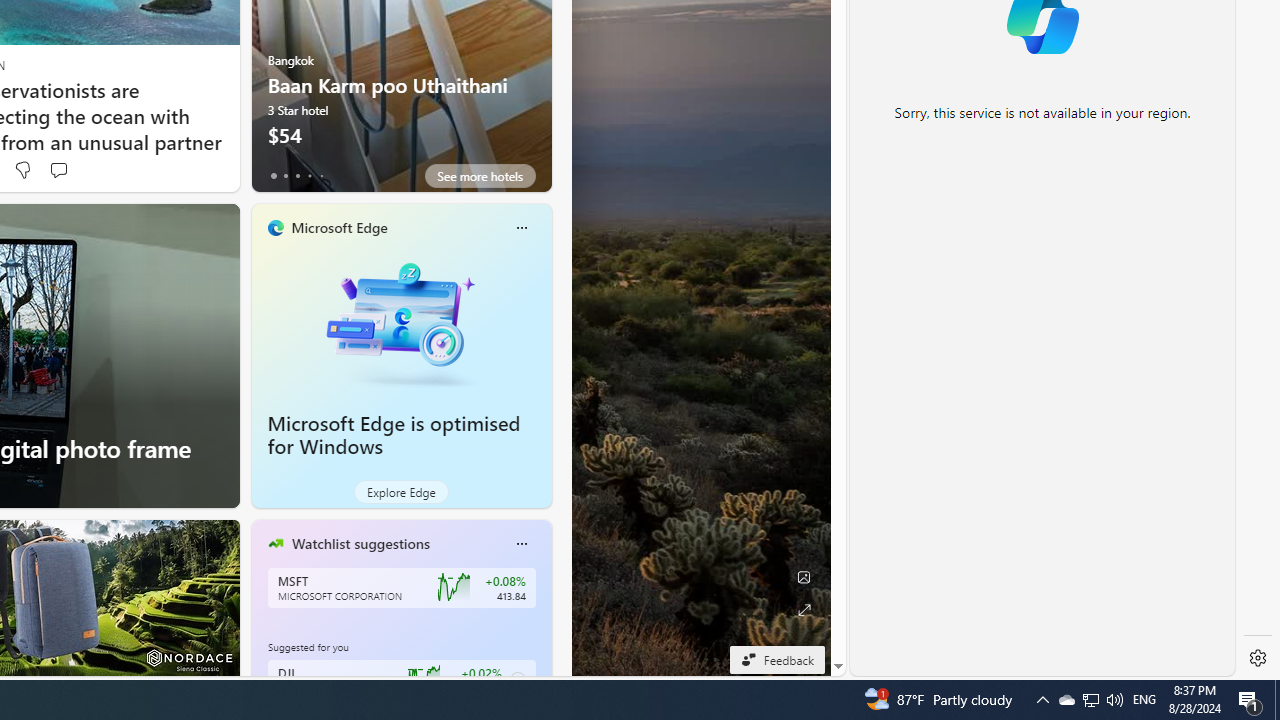 The height and width of the screenshot is (720, 1280). Describe the element at coordinates (308, 175) in the screenshot. I see `'tab-3'` at that location.